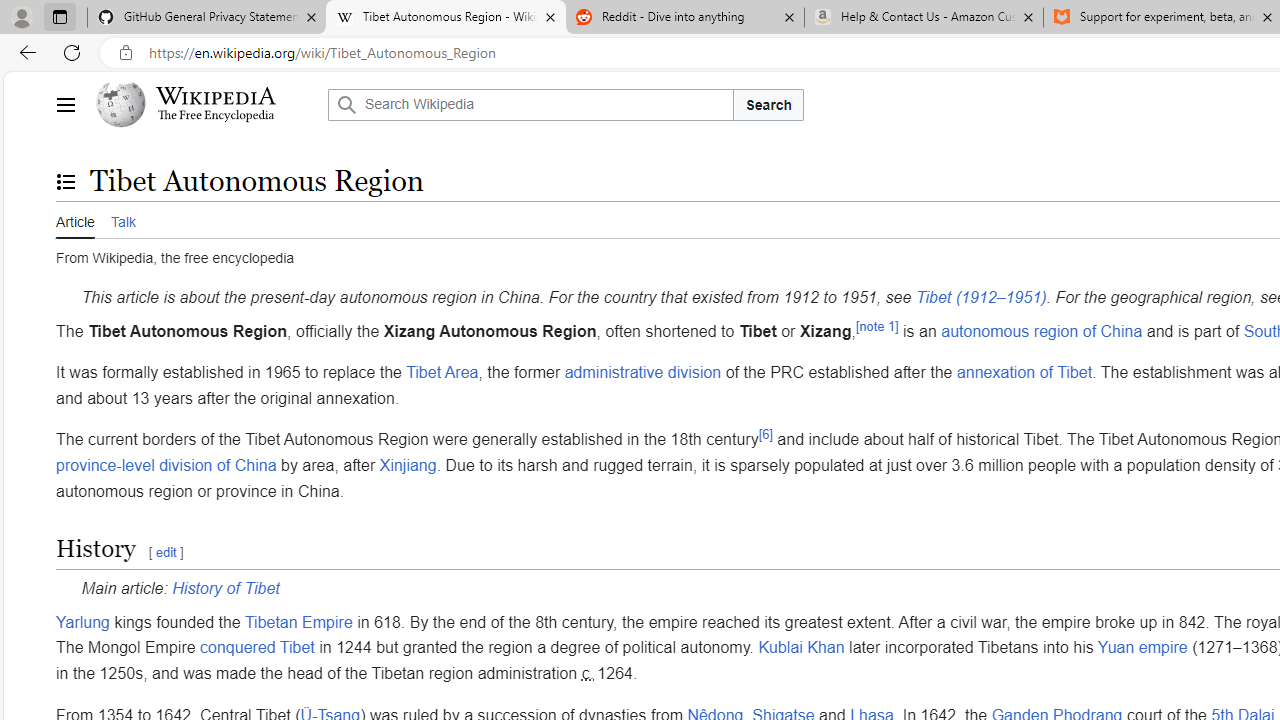 The image size is (1280, 720). What do you see at coordinates (876, 325) in the screenshot?
I see `'[note 1]'` at bounding box center [876, 325].